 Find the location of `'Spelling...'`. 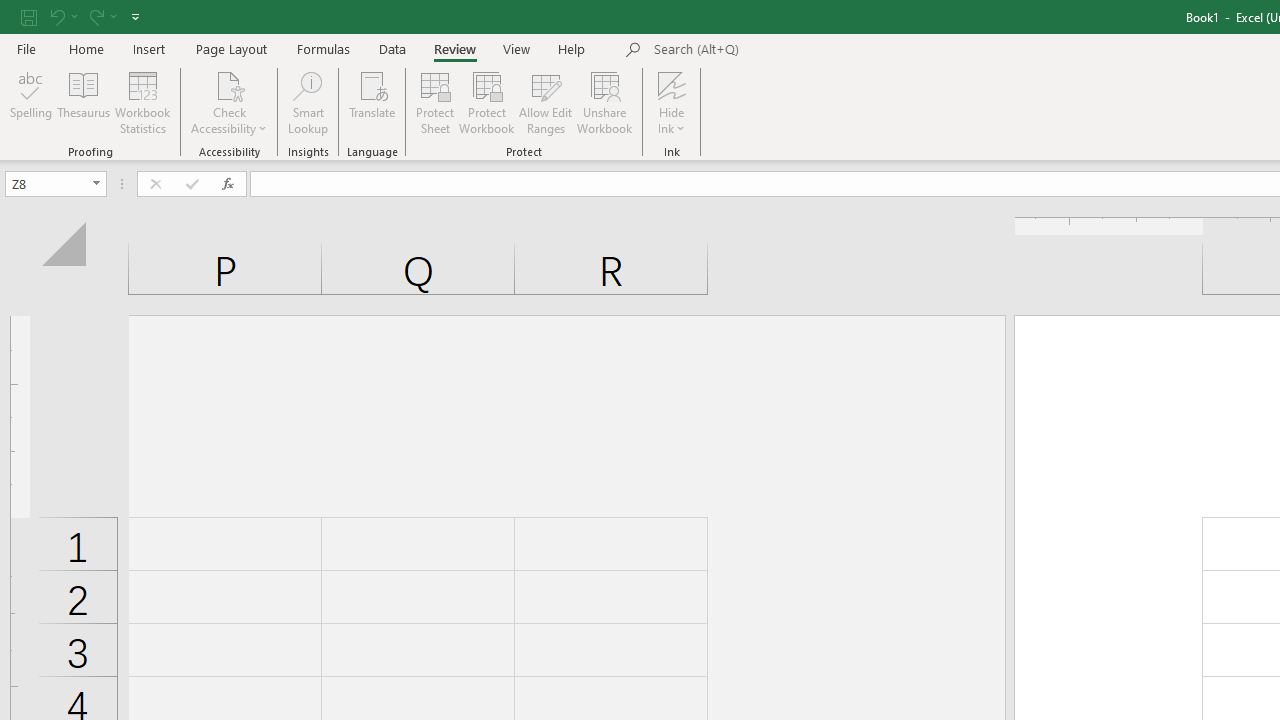

'Spelling...' is located at coordinates (31, 103).